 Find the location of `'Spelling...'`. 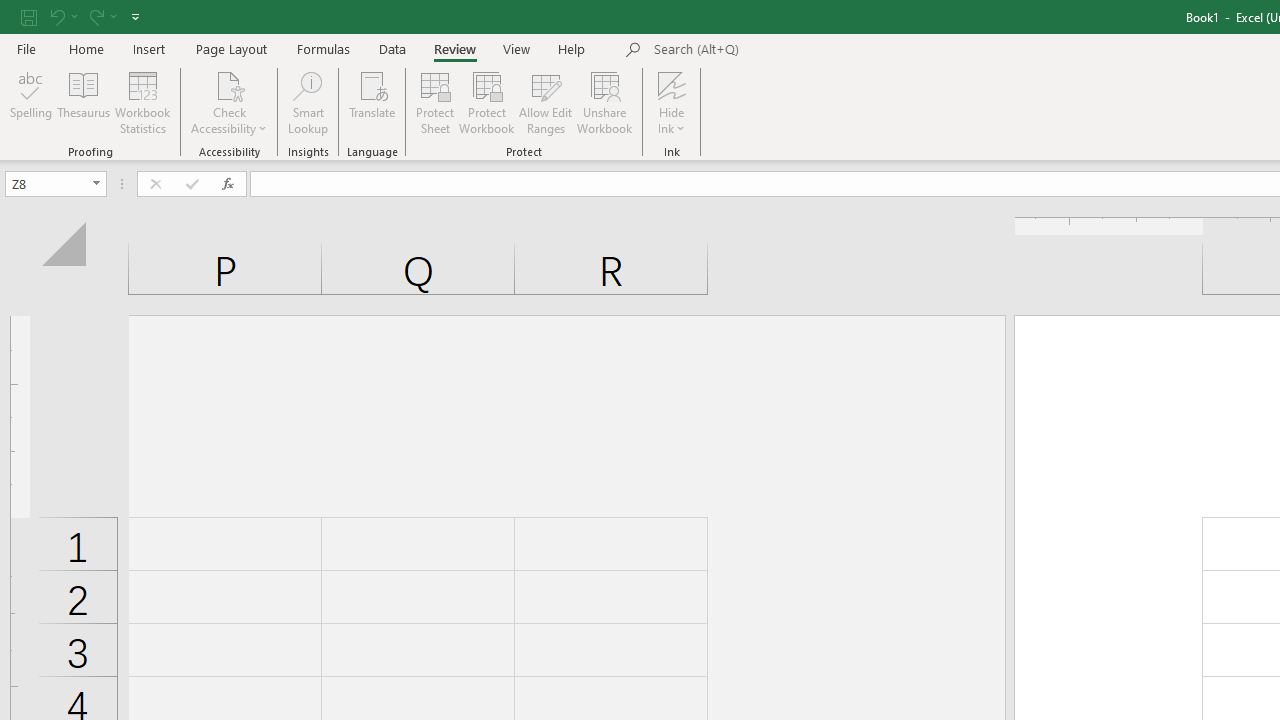

'Spelling...' is located at coordinates (31, 103).